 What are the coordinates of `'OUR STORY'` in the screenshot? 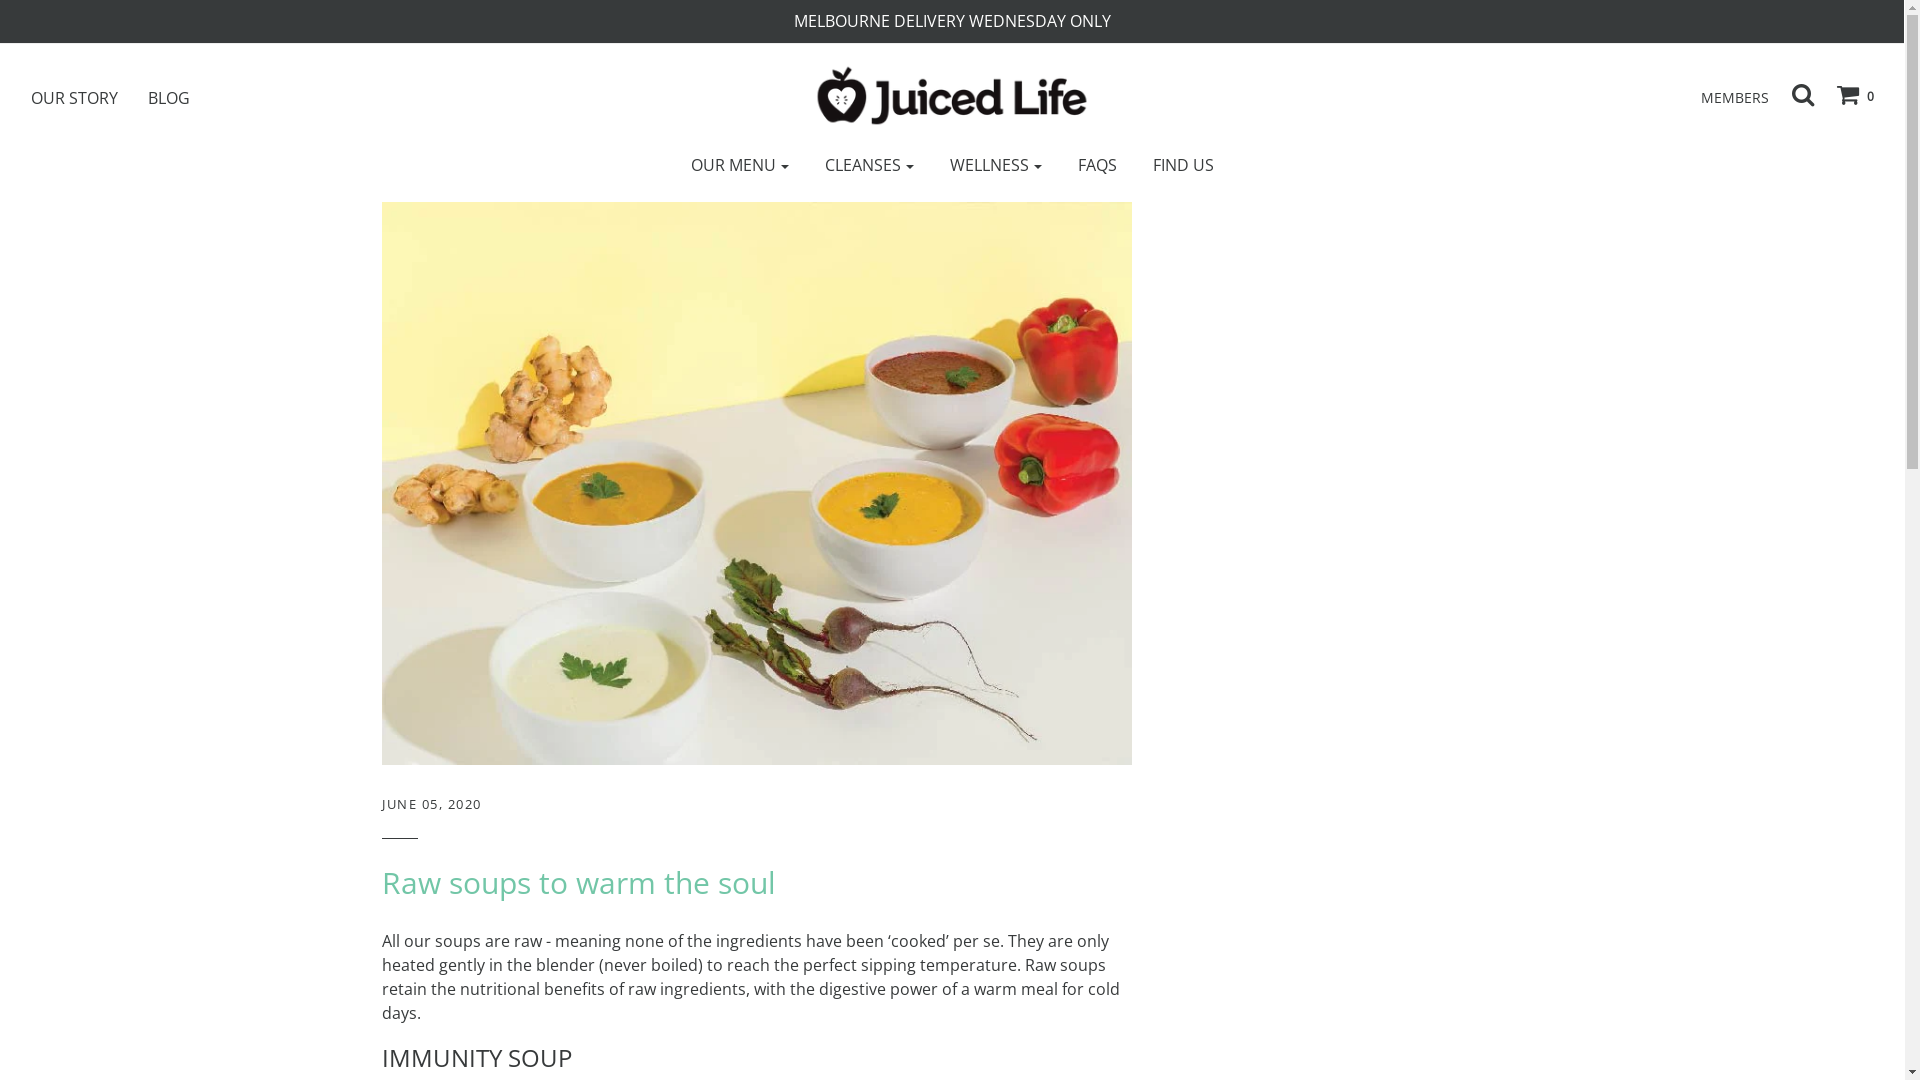 It's located at (88, 97).